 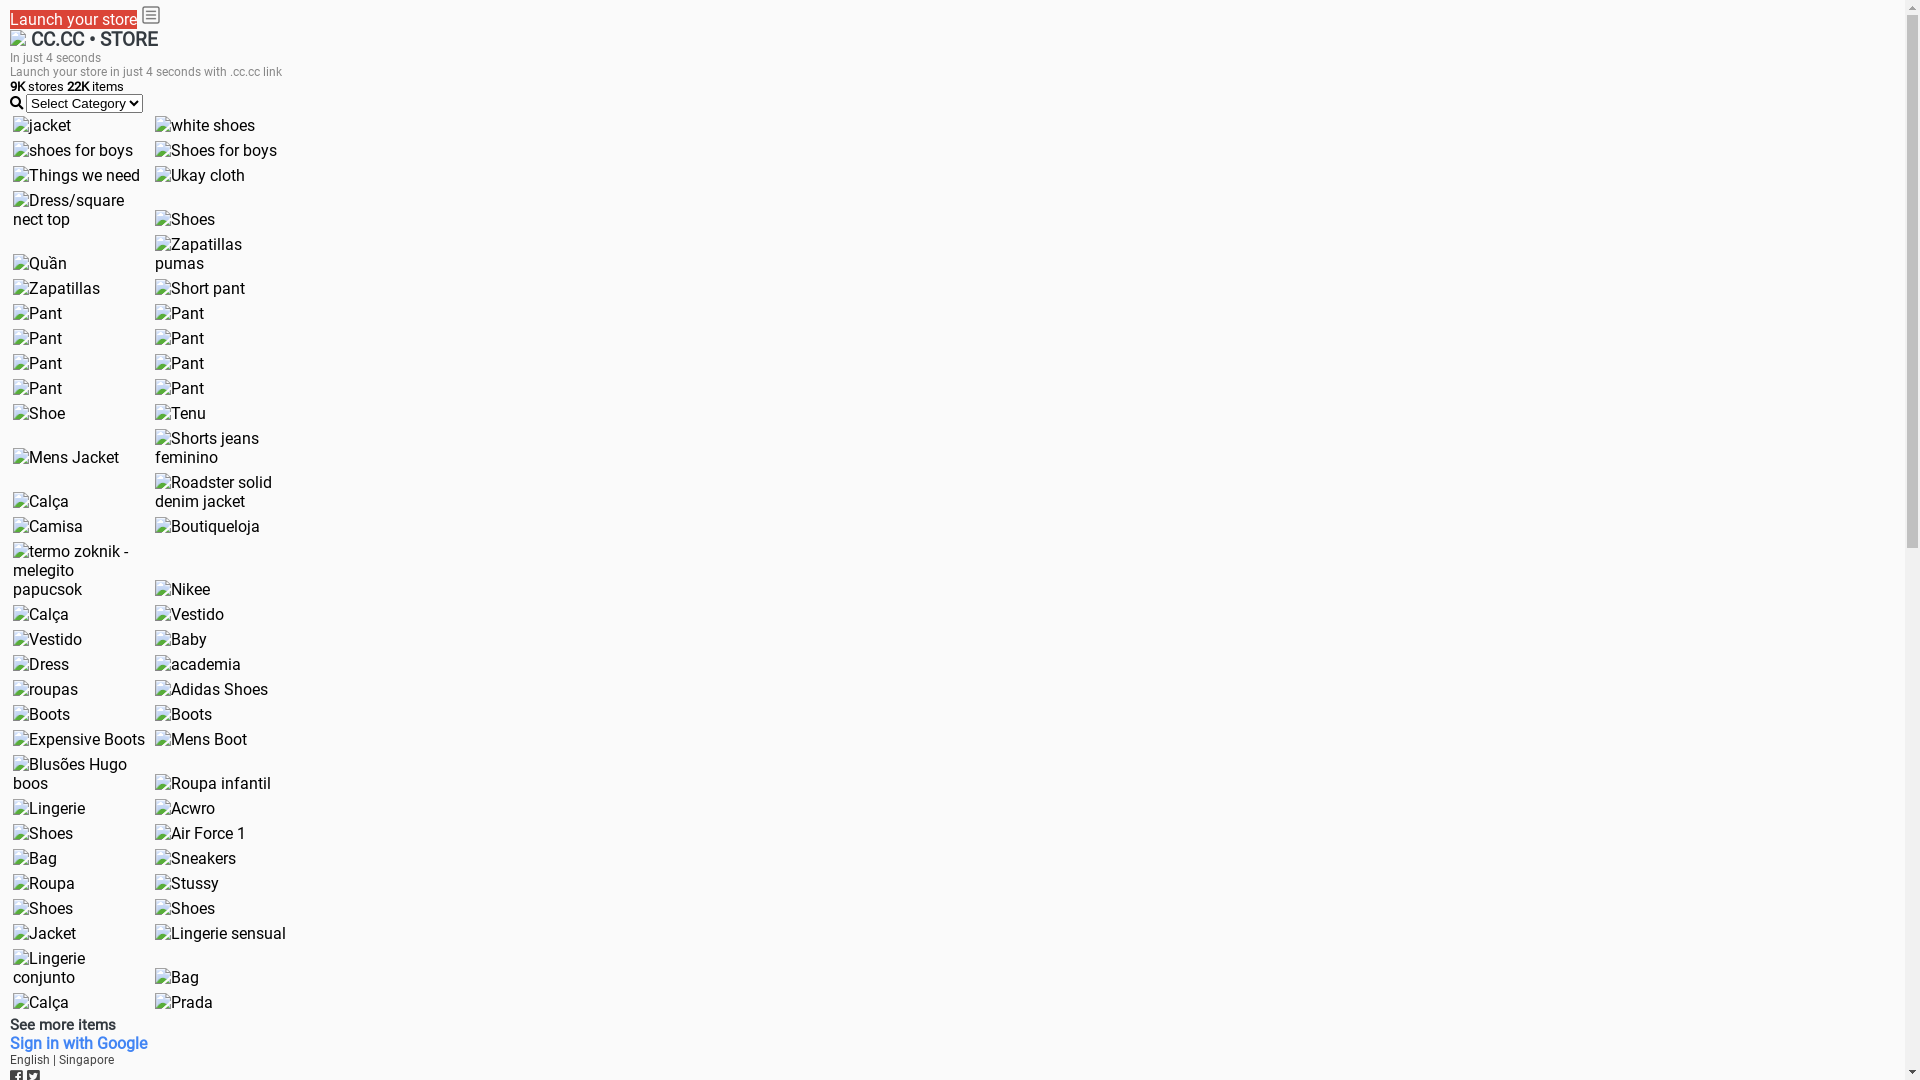 I want to click on 'Things we need', so click(x=76, y=174).